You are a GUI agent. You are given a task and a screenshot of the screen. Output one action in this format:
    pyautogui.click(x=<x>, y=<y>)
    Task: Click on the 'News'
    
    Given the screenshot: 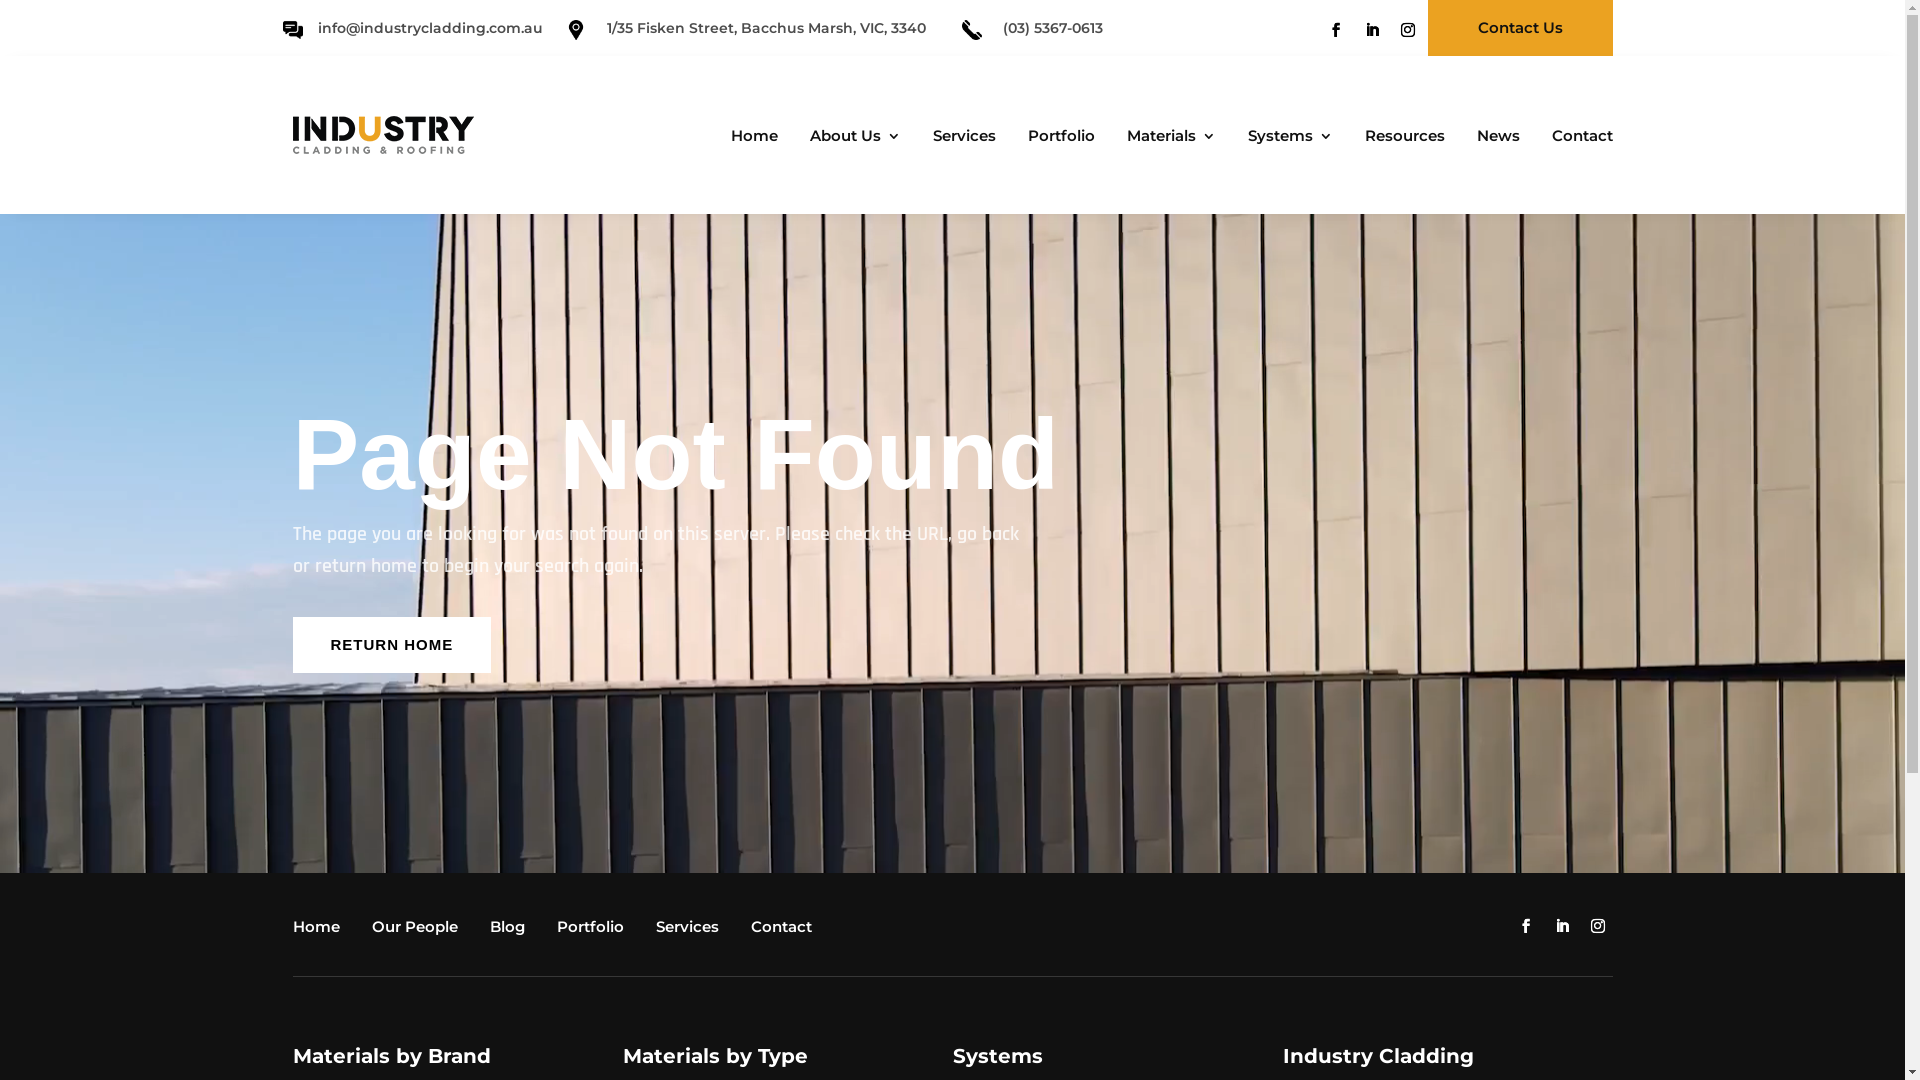 What is the action you would take?
    pyautogui.click(x=1465, y=137)
    